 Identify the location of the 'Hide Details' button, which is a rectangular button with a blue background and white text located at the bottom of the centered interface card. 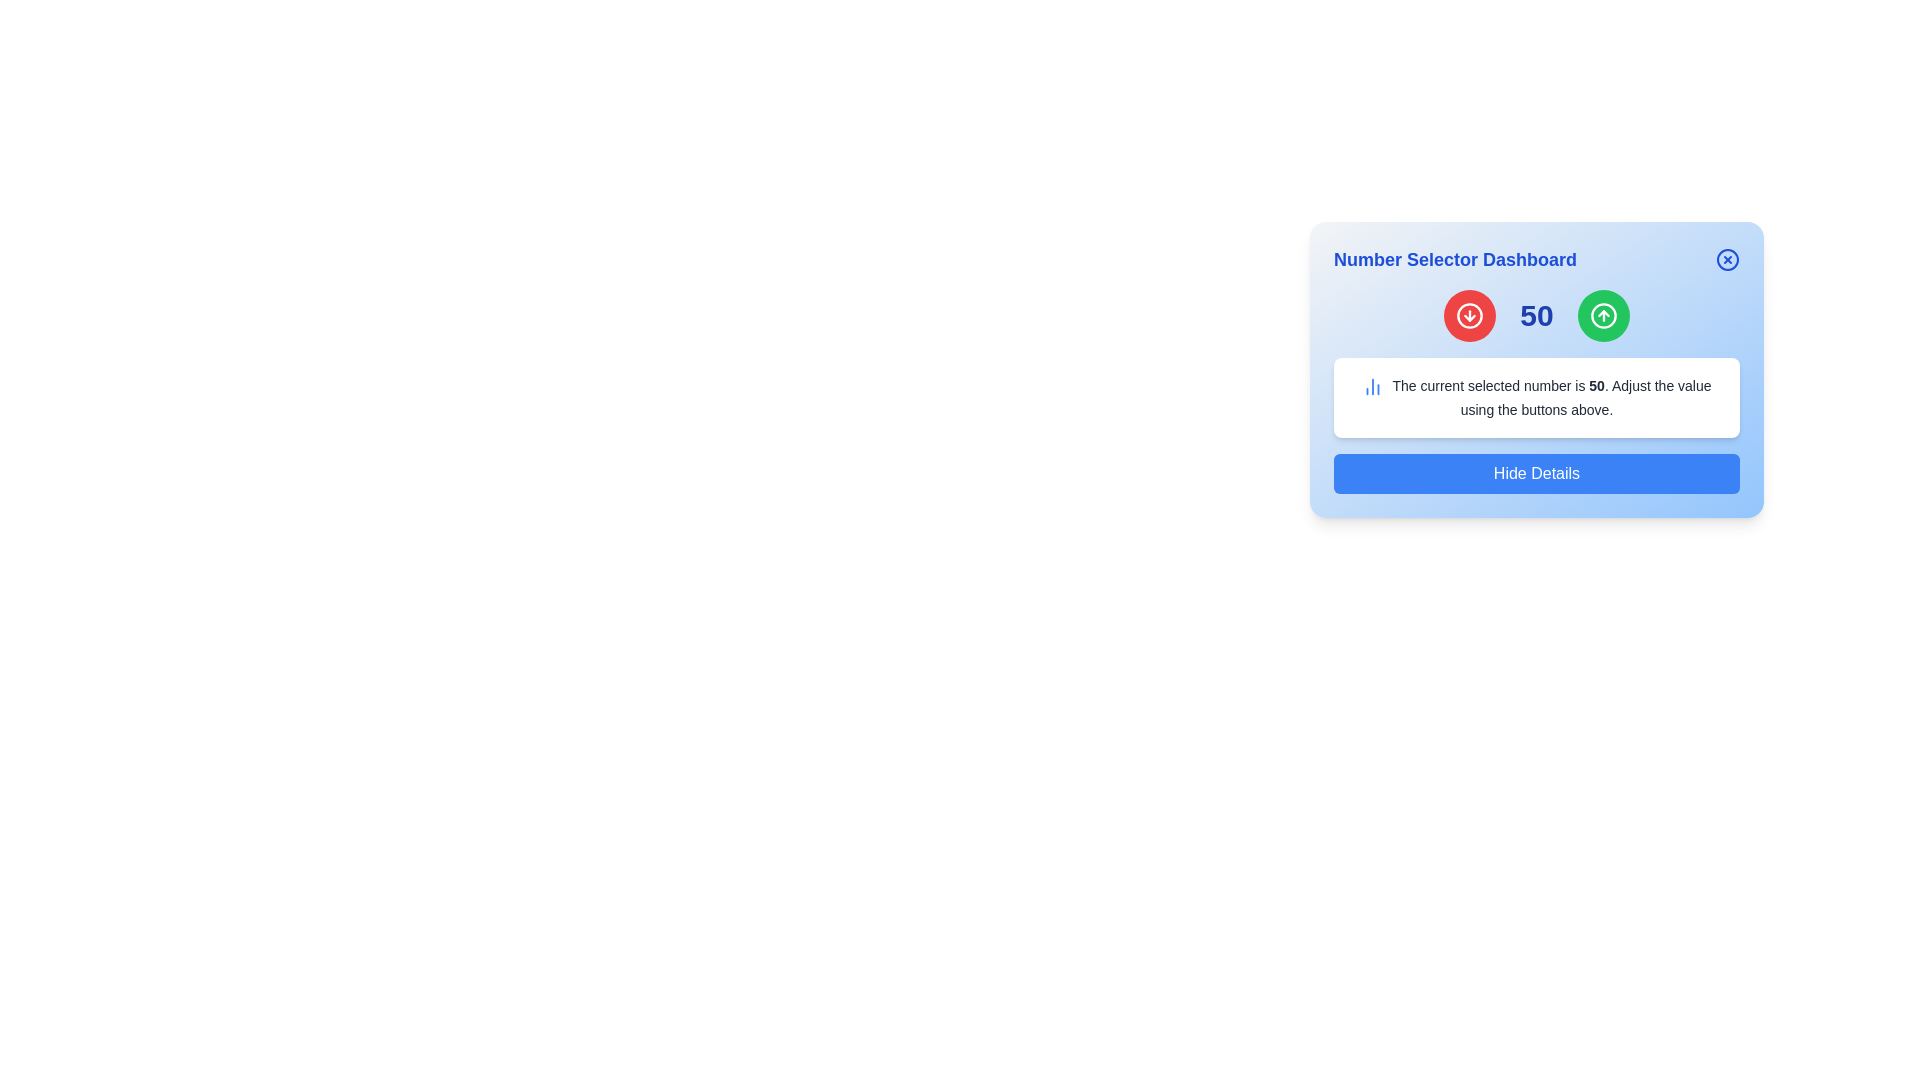
(1535, 474).